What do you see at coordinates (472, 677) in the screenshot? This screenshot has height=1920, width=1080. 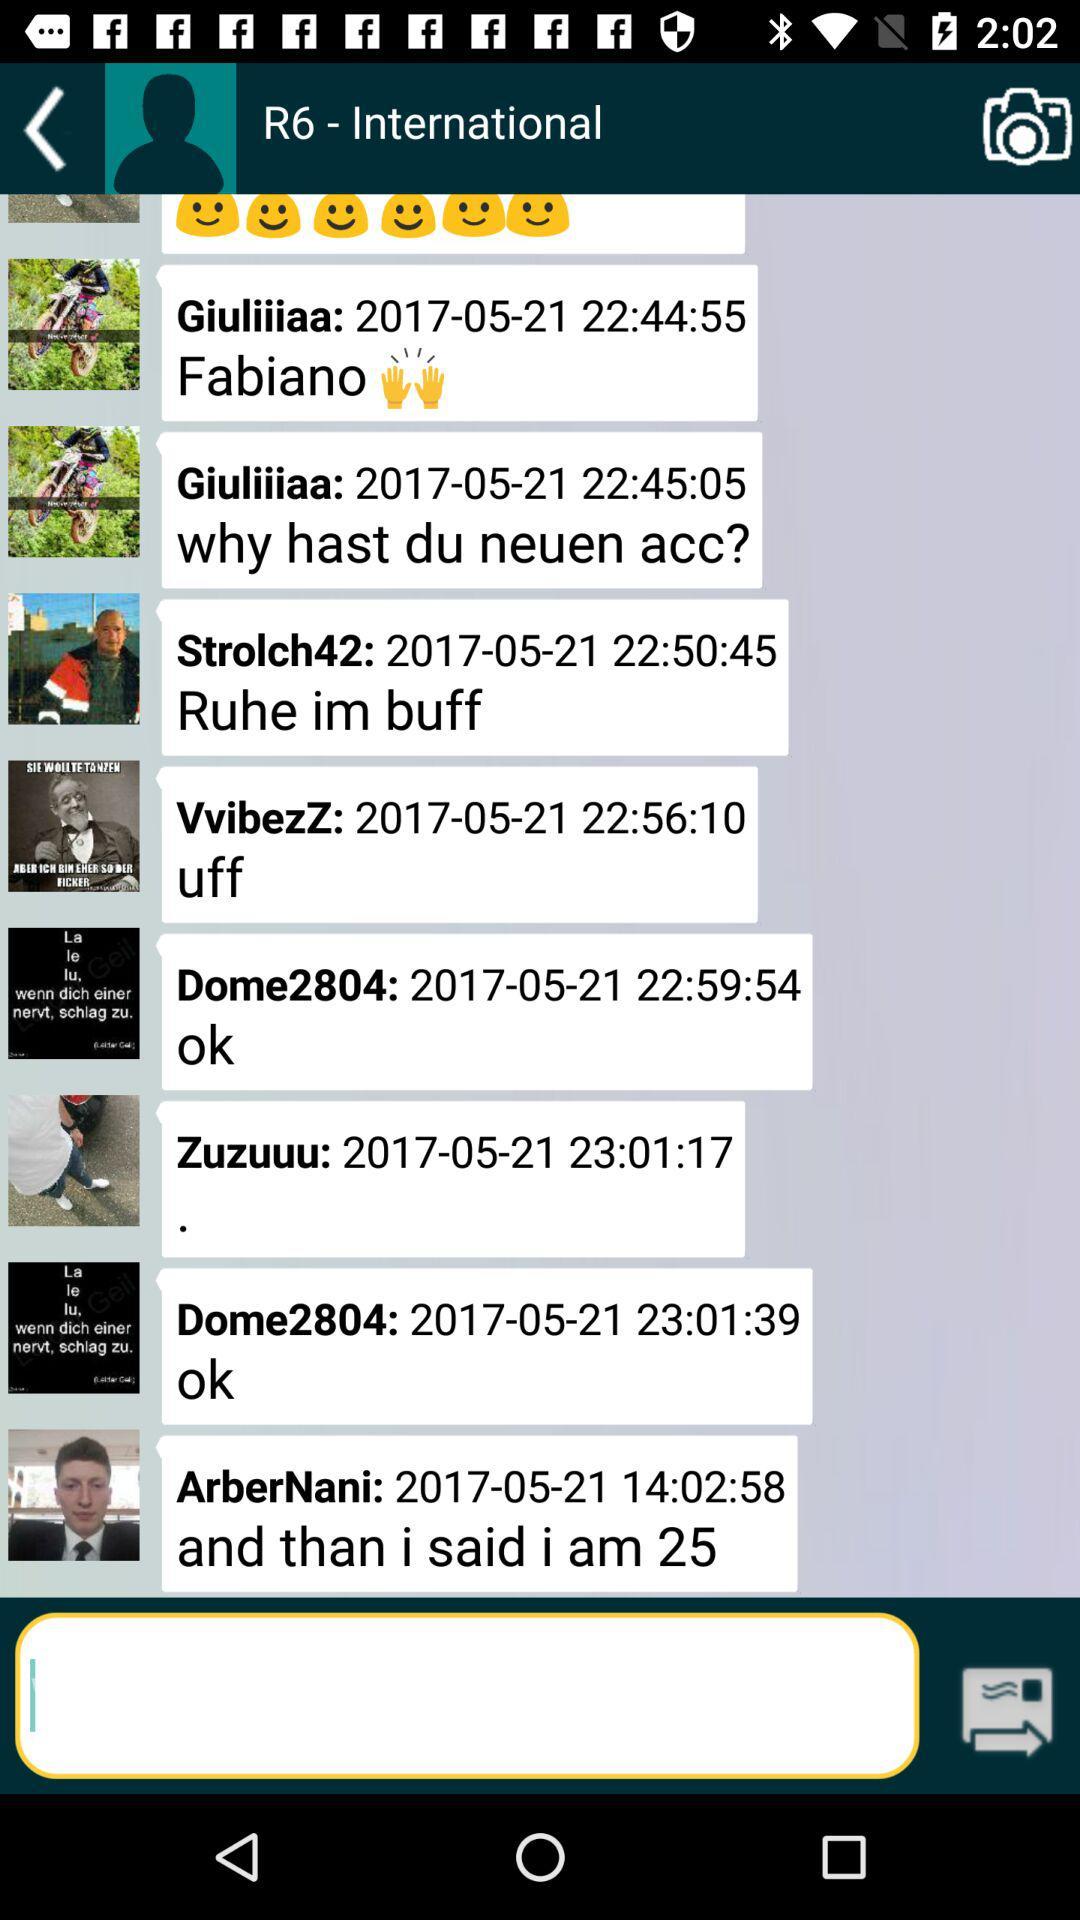 I see `strolch42 2017 05 icon` at bounding box center [472, 677].